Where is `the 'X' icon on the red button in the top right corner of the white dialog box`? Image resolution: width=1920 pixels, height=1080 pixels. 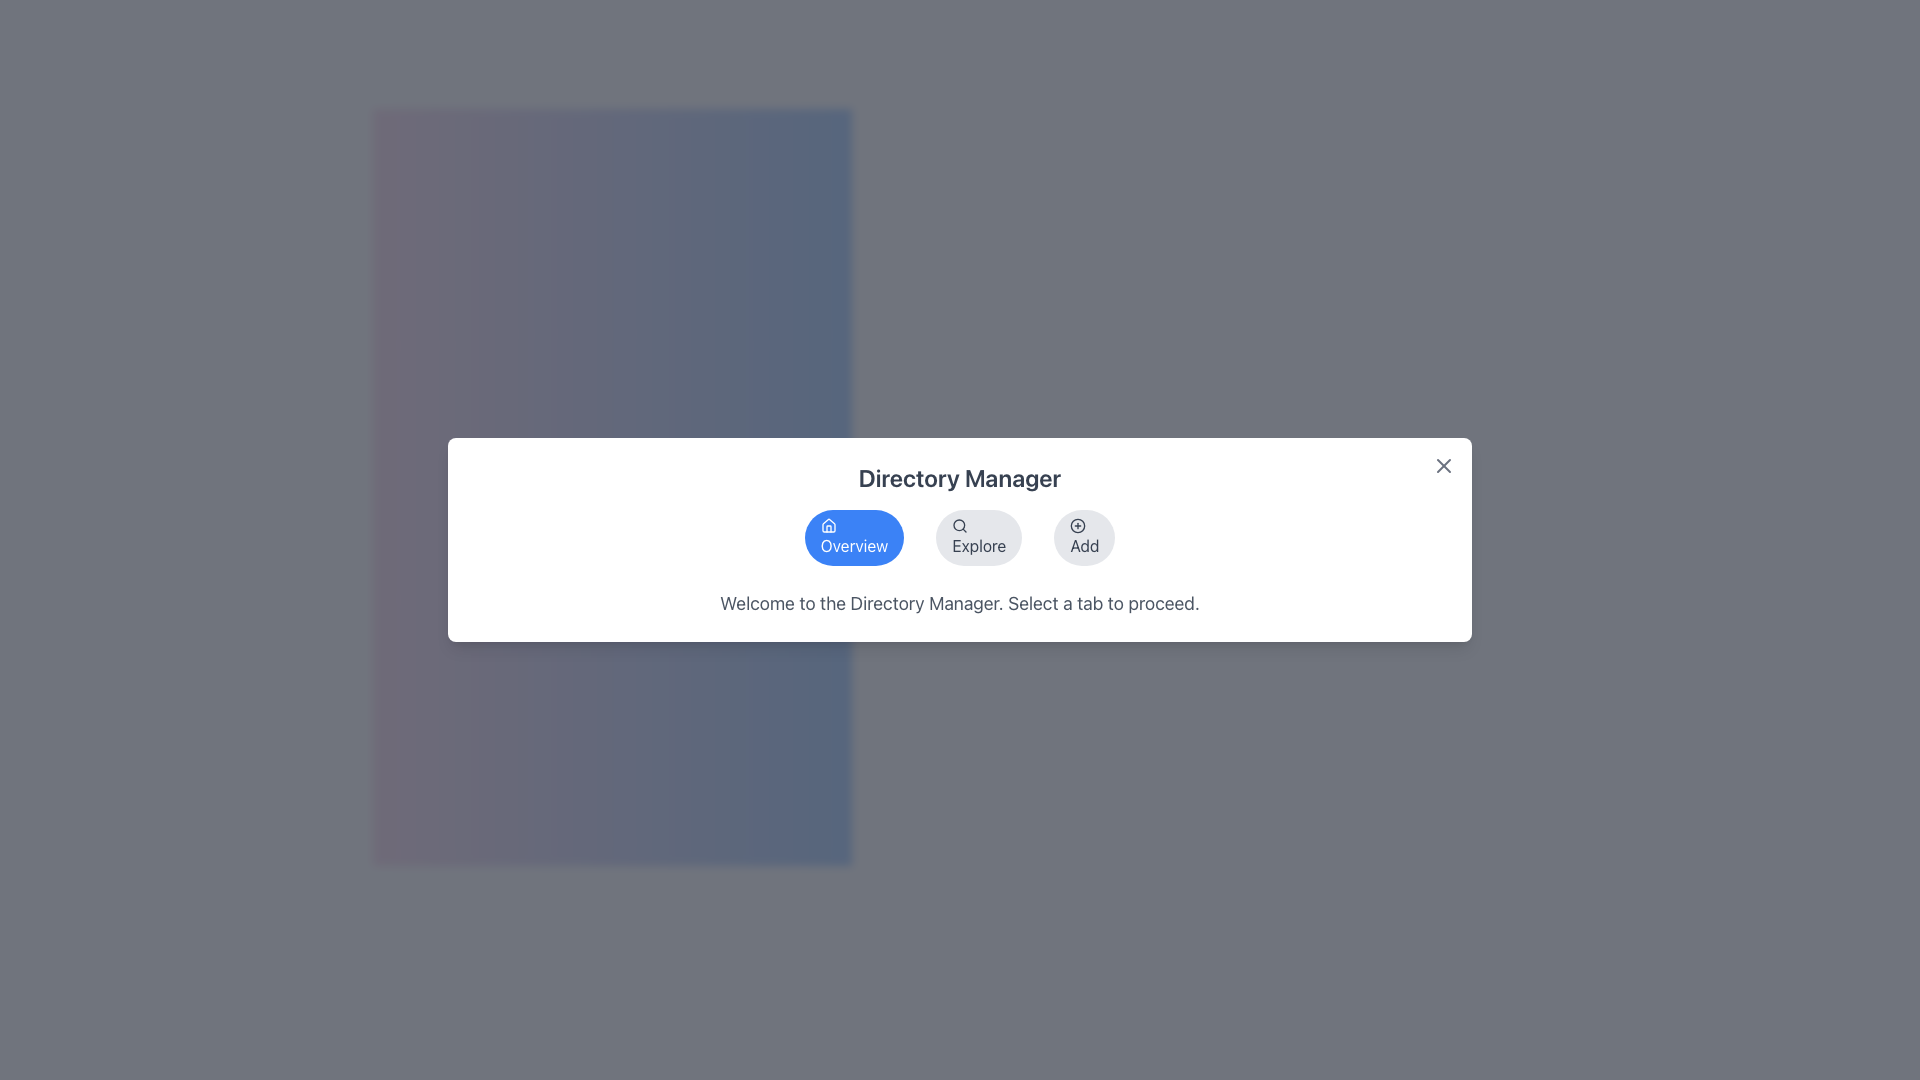 the 'X' icon on the red button in the top right corner of the white dialog box is located at coordinates (1444, 466).